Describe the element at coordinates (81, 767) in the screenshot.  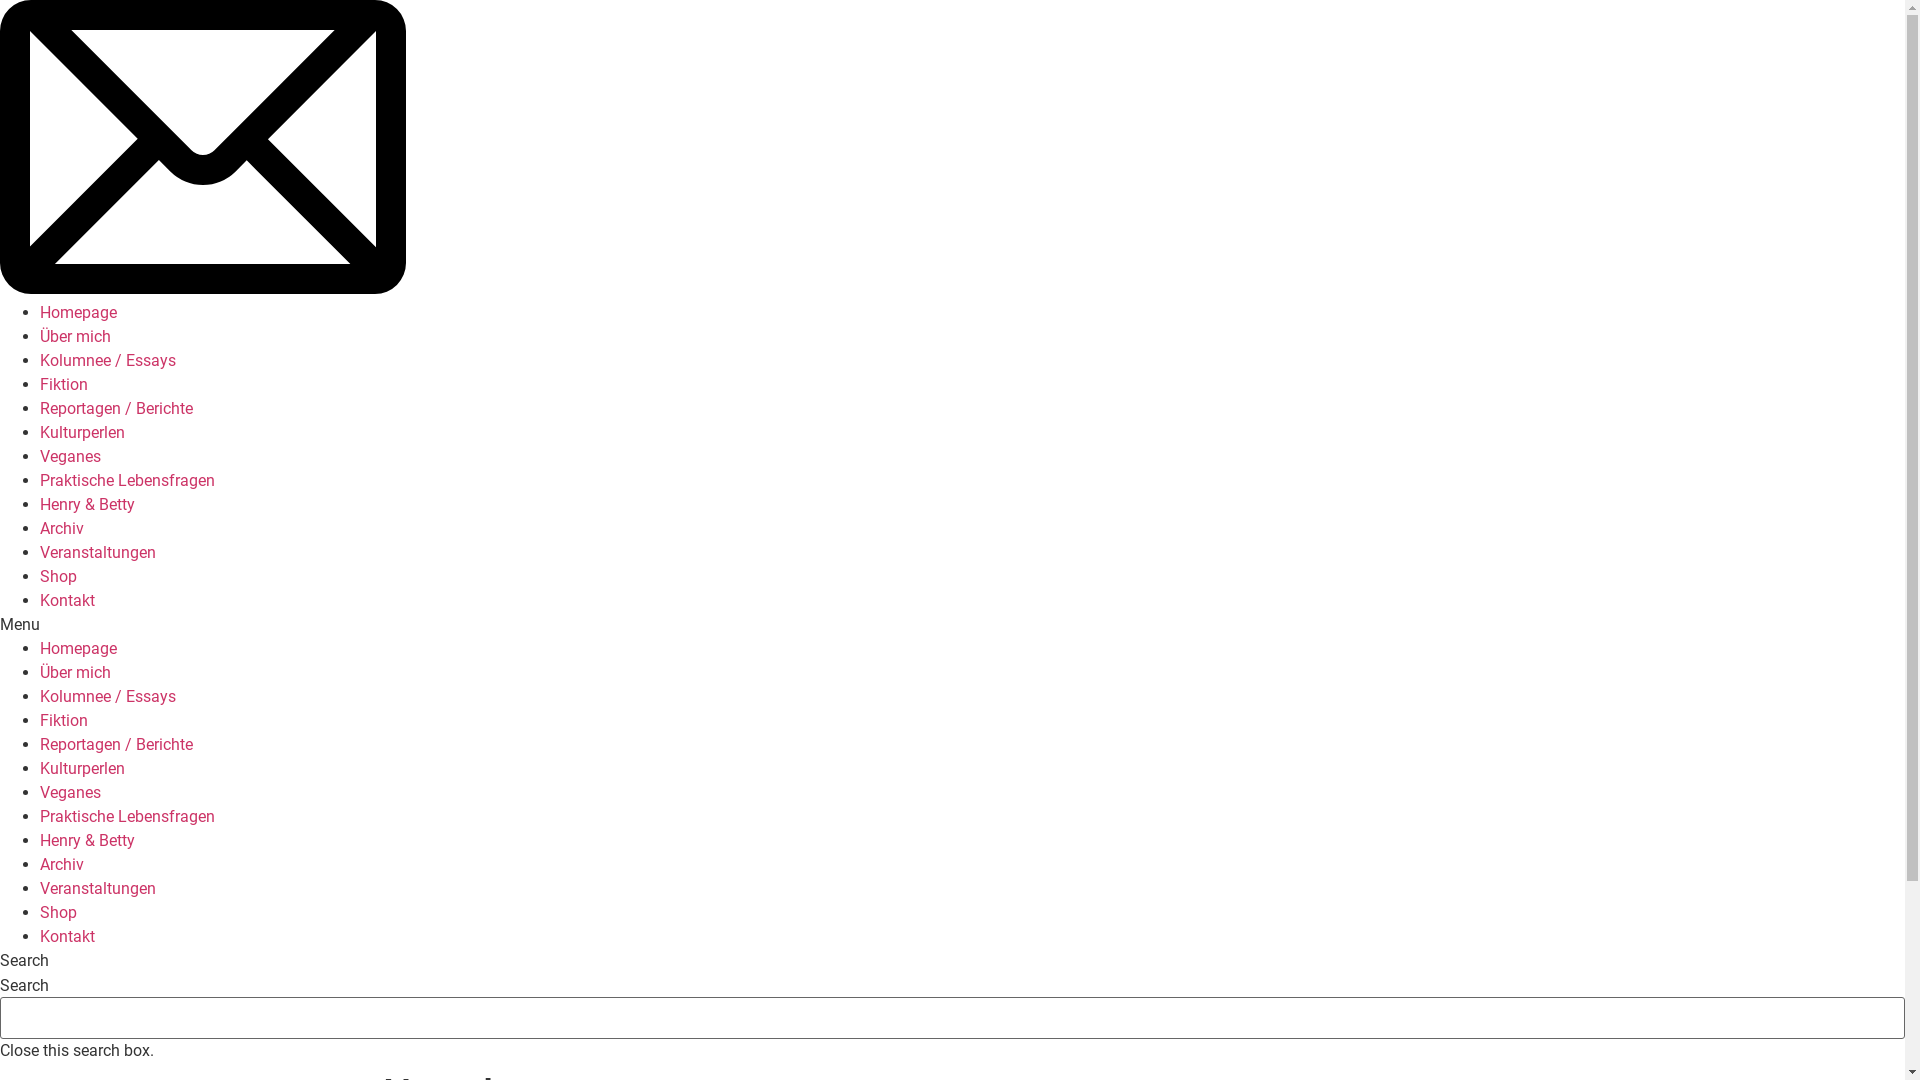
I see `'Kulturperlen'` at that location.